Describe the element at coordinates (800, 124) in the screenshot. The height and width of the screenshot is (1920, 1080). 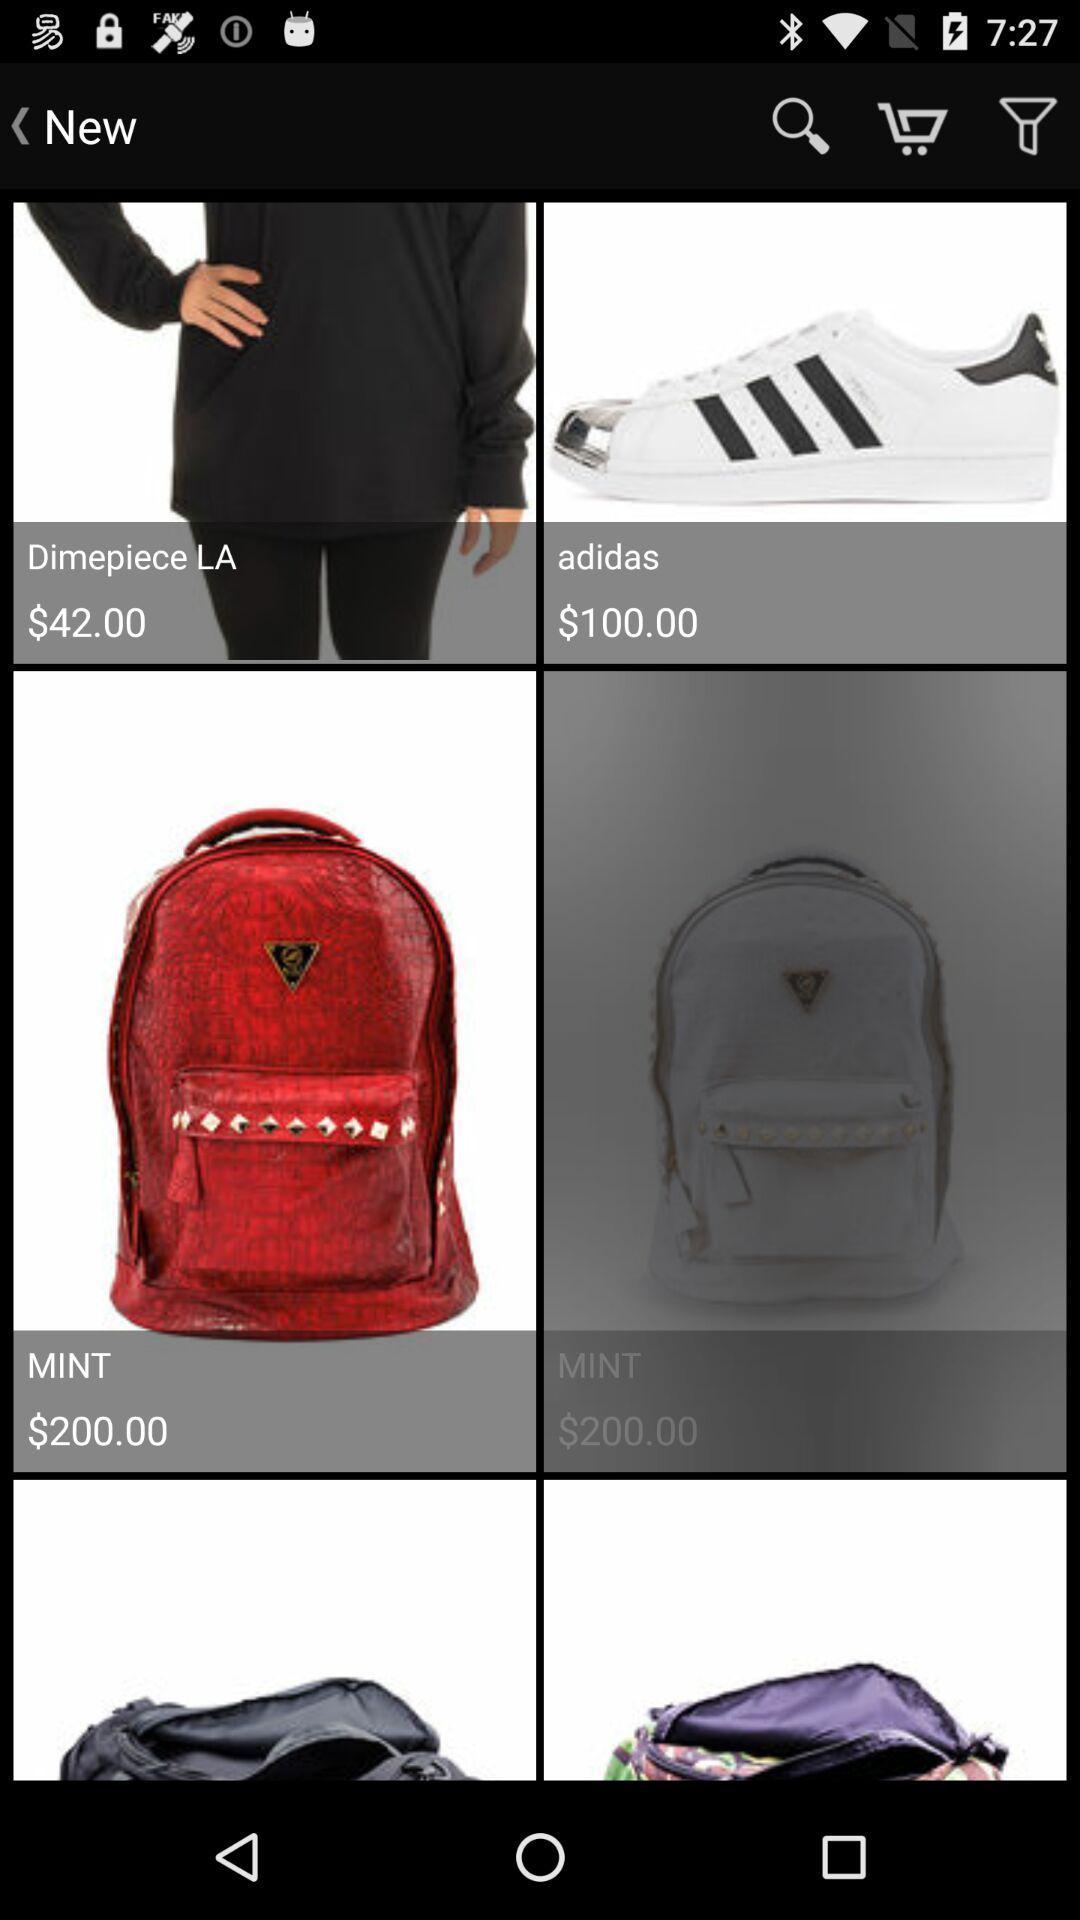
I see `the icon next to new app` at that location.